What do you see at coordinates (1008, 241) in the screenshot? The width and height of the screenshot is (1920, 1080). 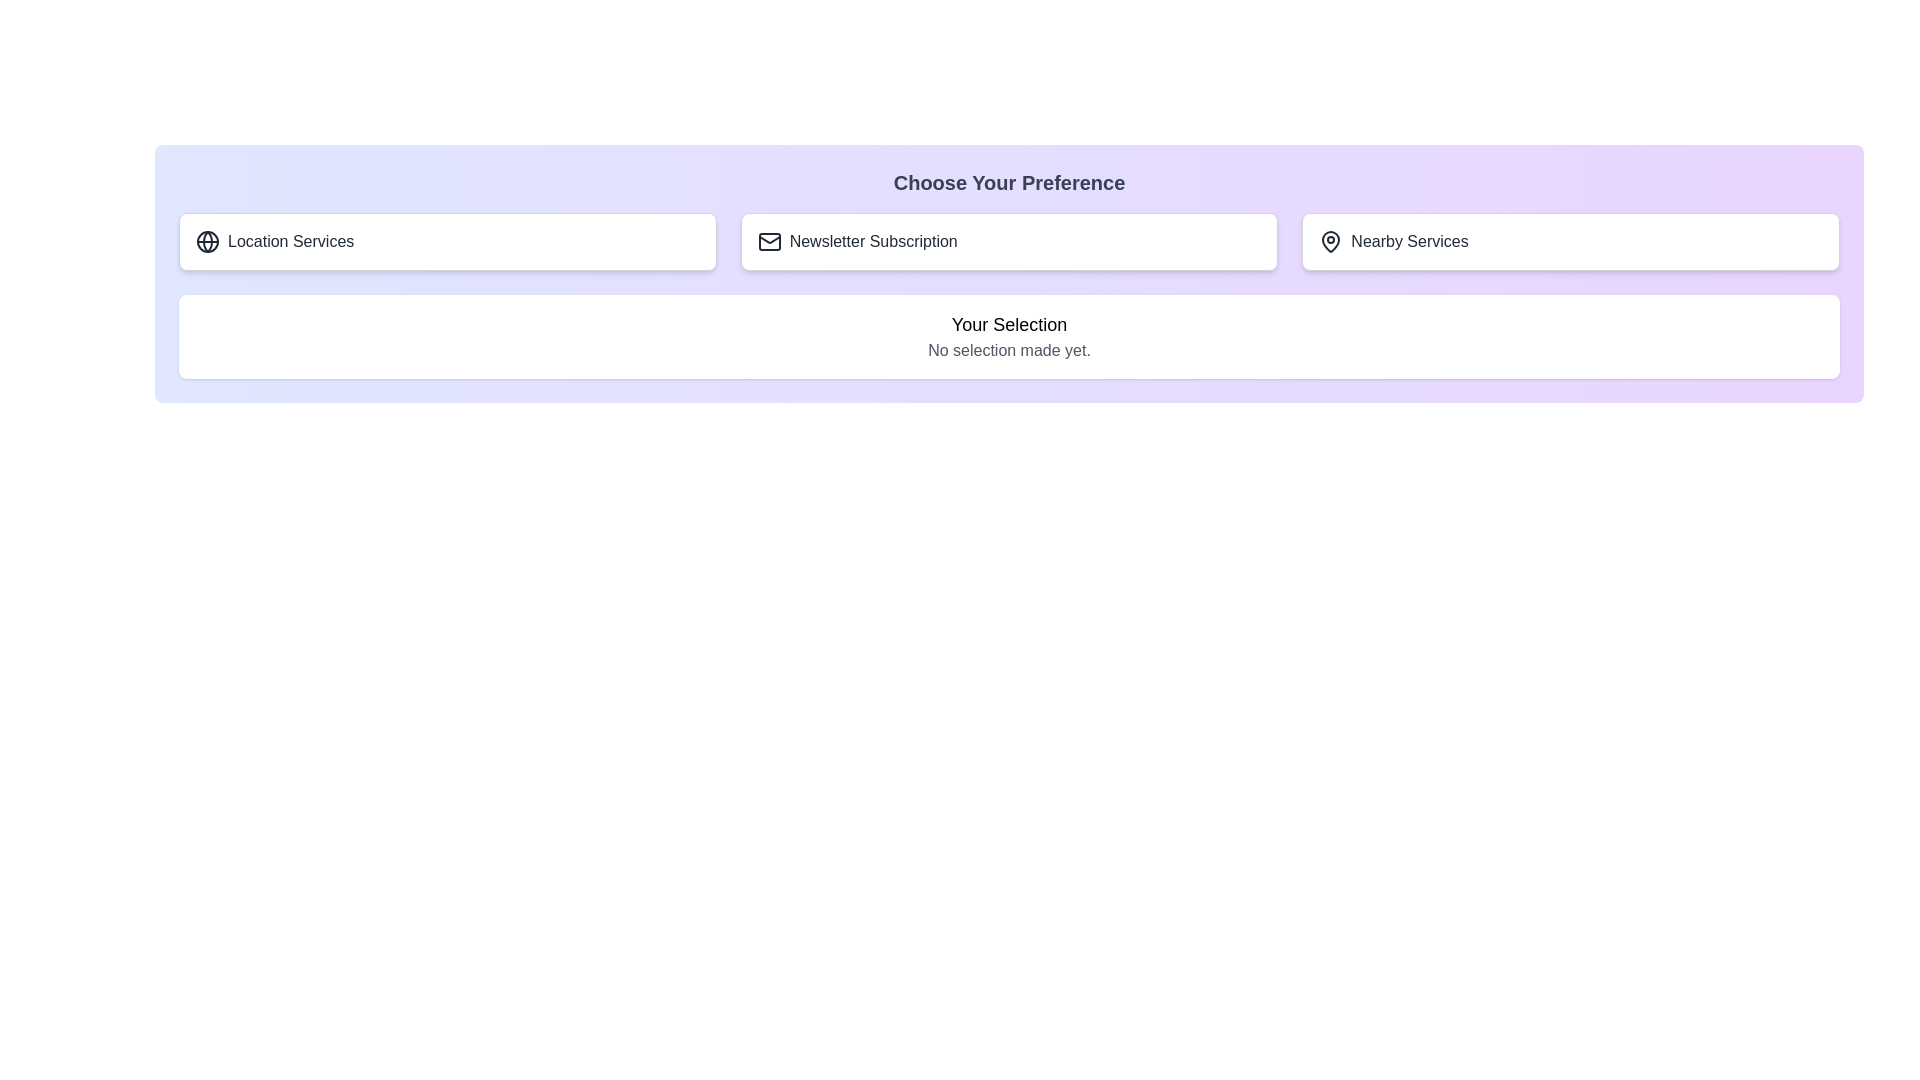 I see `the button labeled Newsletter Subscription to observe its hover effect` at bounding box center [1008, 241].